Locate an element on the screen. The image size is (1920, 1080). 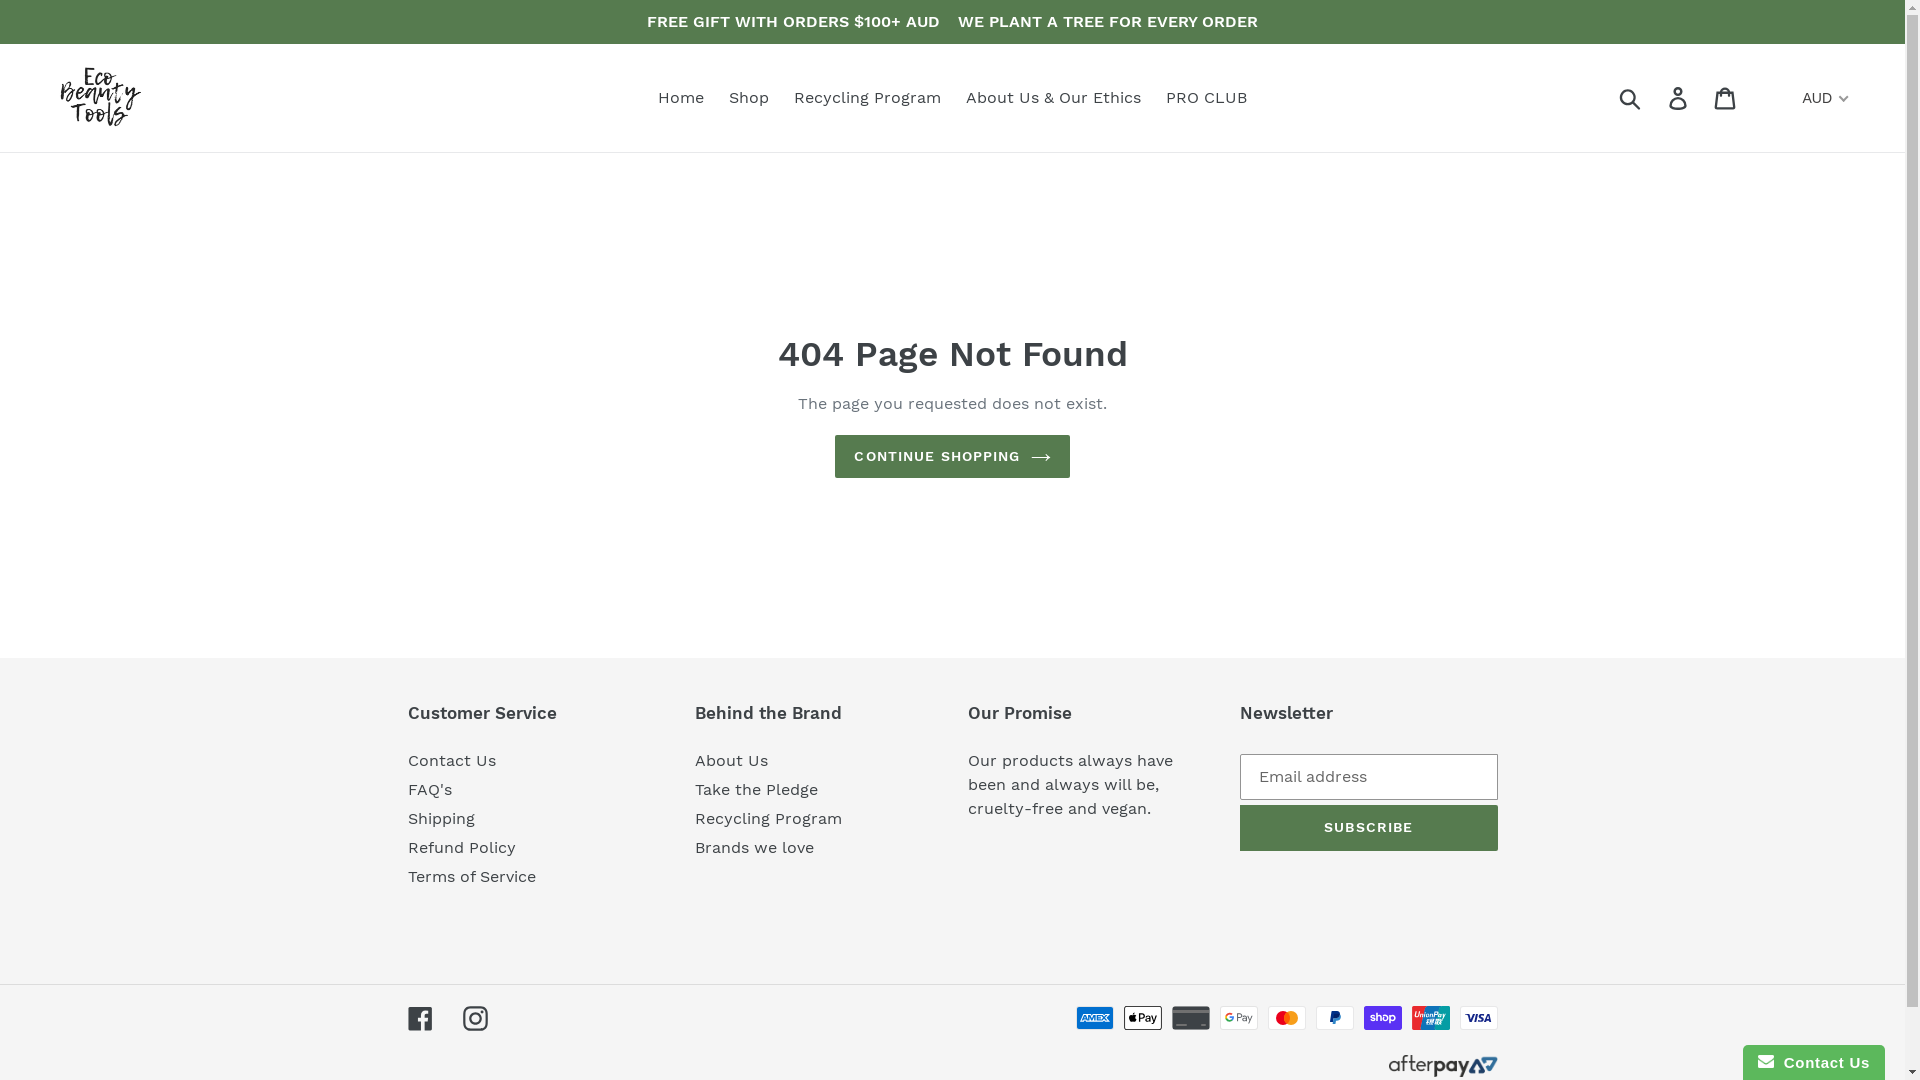
'Take the Pledge' is located at coordinates (755, 788).